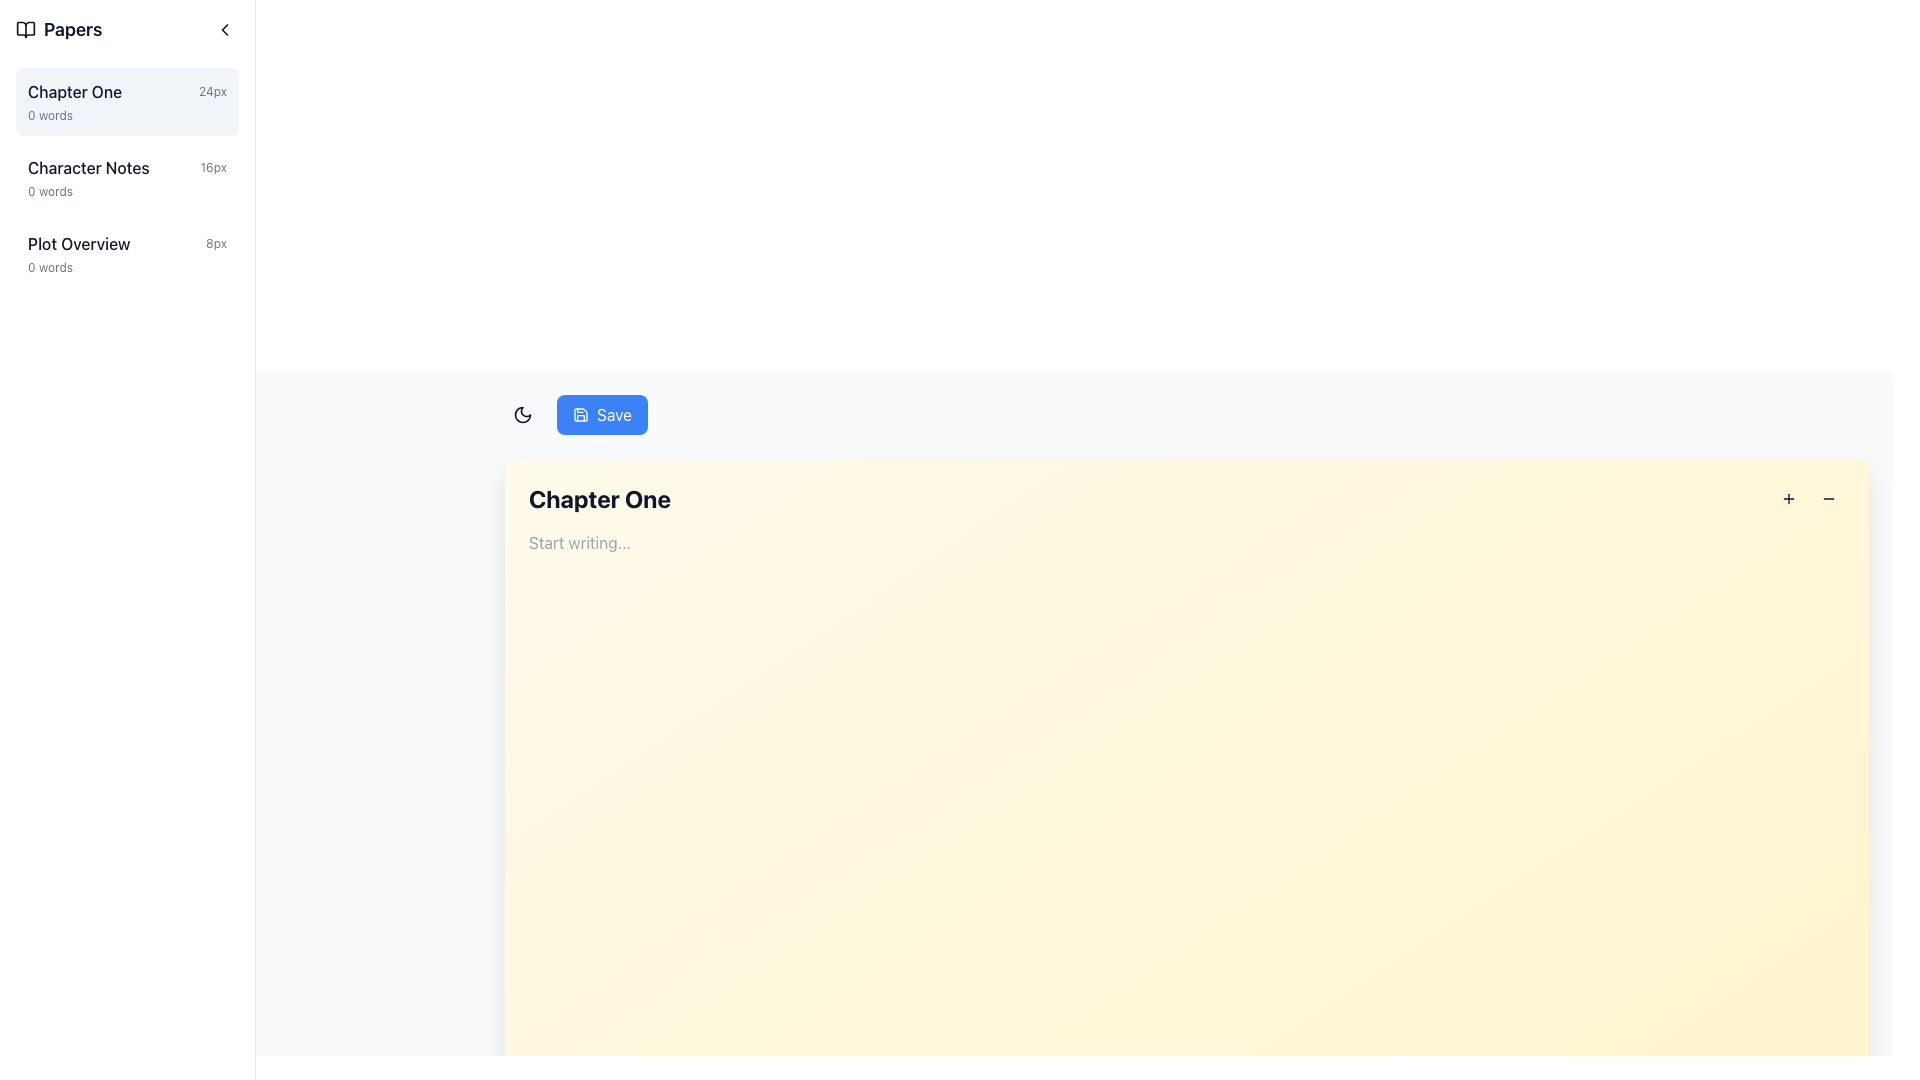 This screenshot has height=1080, width=1920. What do you see at coordinates (225, 30) in the screenshot?
I see `the navigation button located to the right of the 'Papers' heading in the top-left section of the page` at bounding box center [225, 30].